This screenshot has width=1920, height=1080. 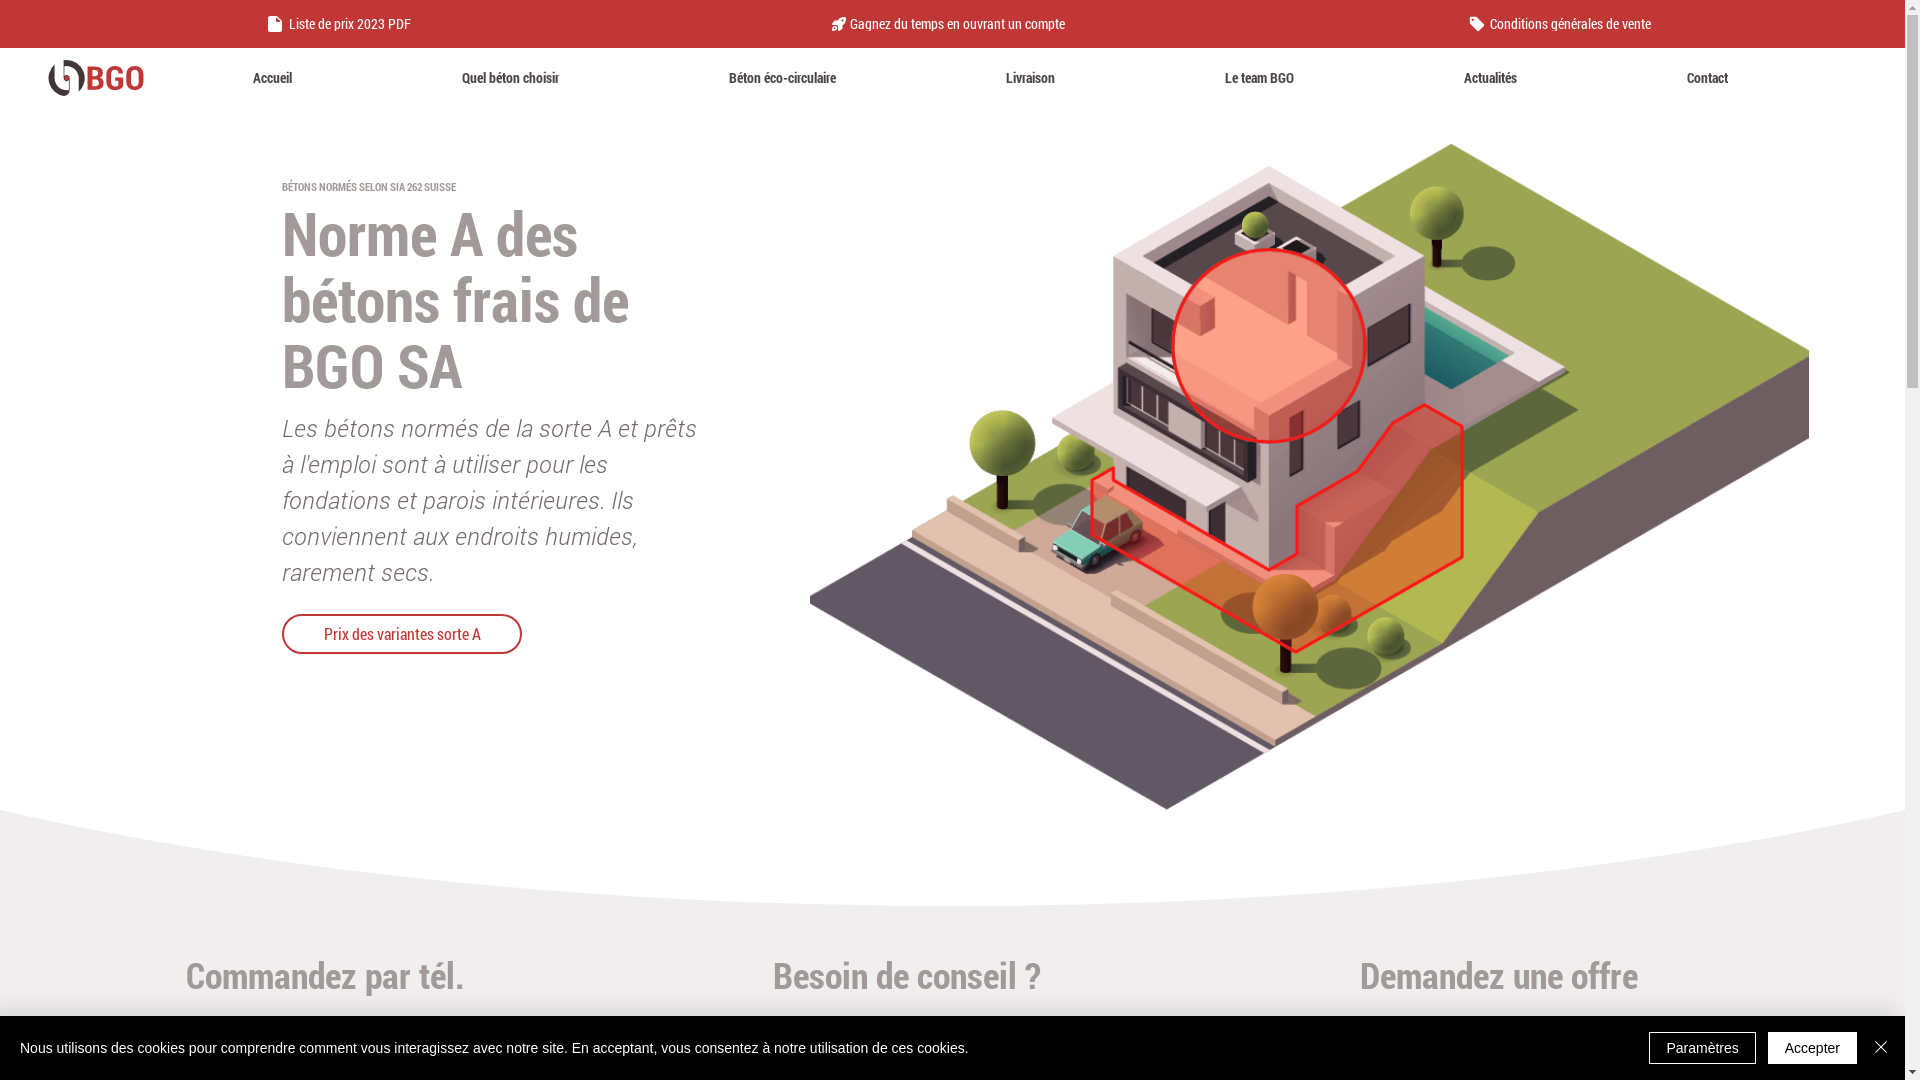 What do you see at coordinates (821, 23) in the screenshot?
I see `'Gagnez du temps en ouvrant un compte'` at bounding box center [821, 23].